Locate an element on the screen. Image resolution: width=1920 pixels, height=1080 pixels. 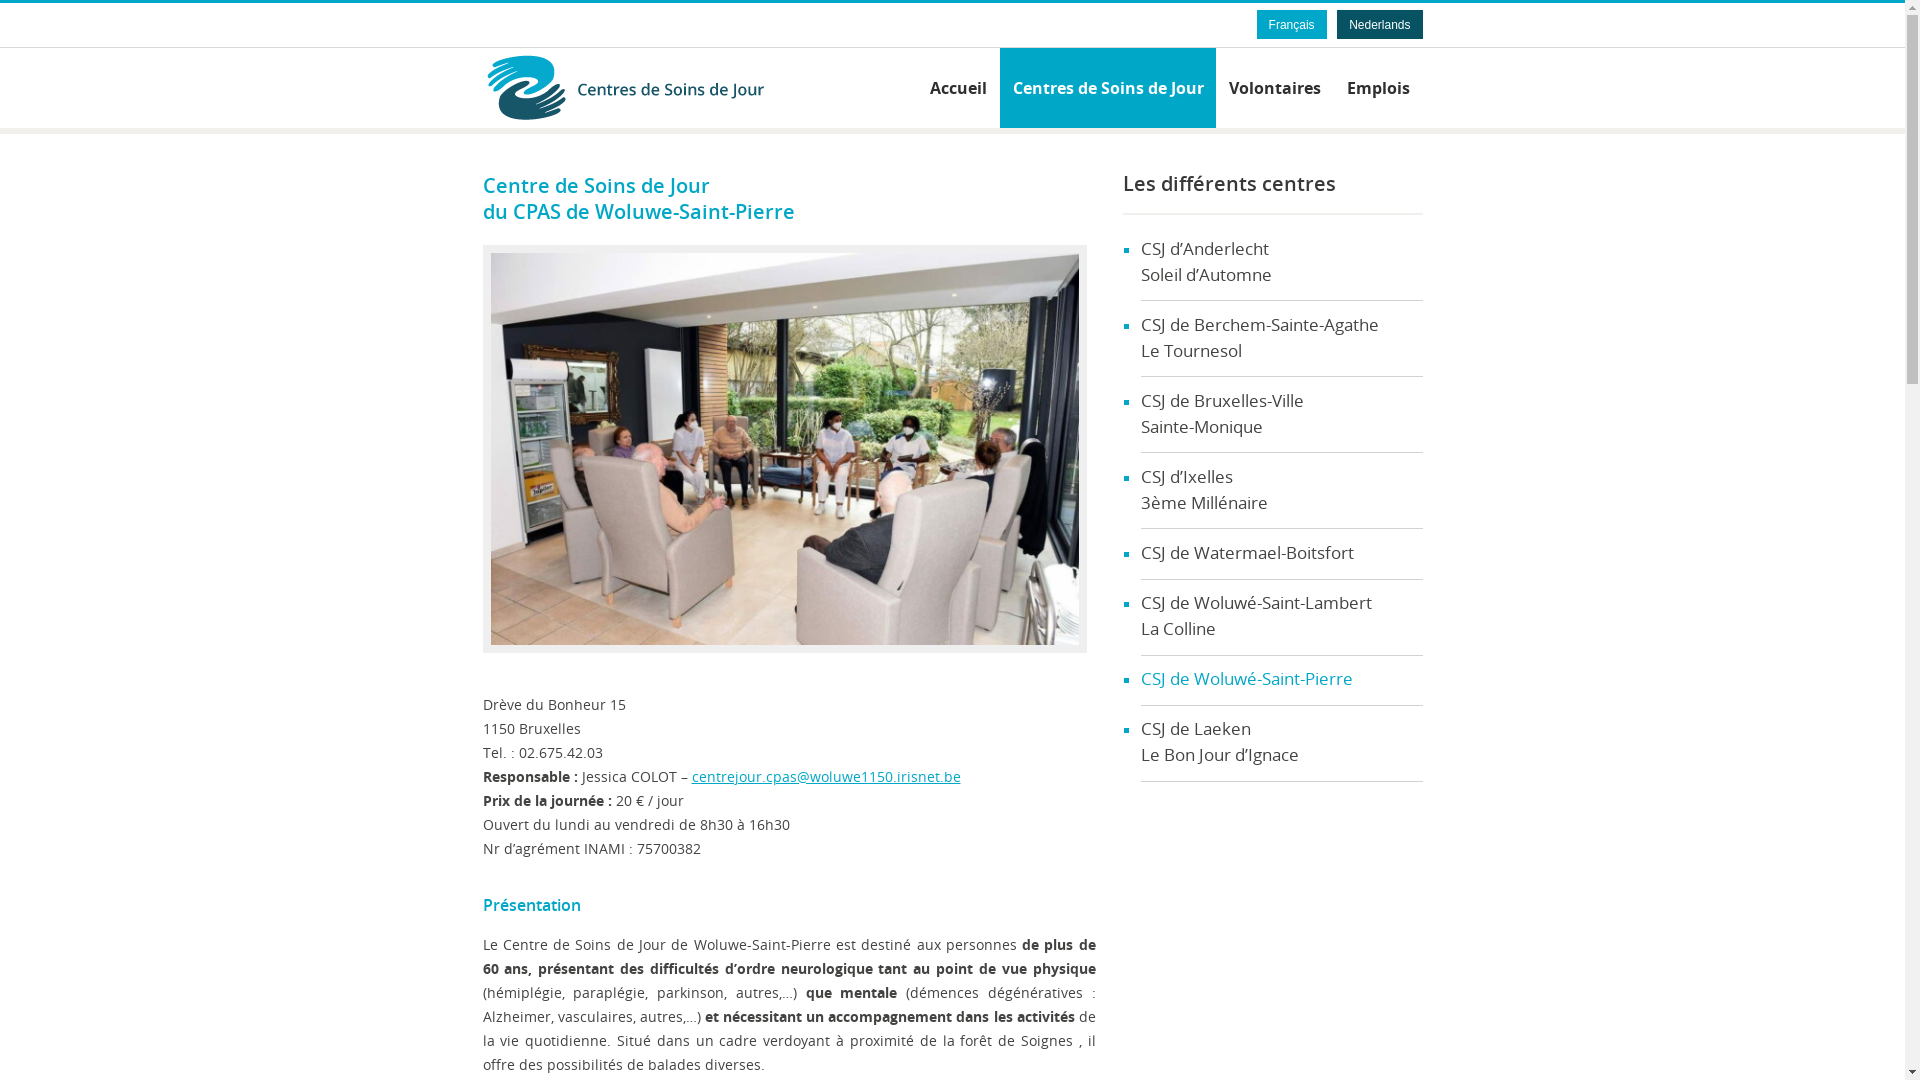
'centrejour.cpas@woluwe1150.irisnet.be' is located at coordinates (691, 775).